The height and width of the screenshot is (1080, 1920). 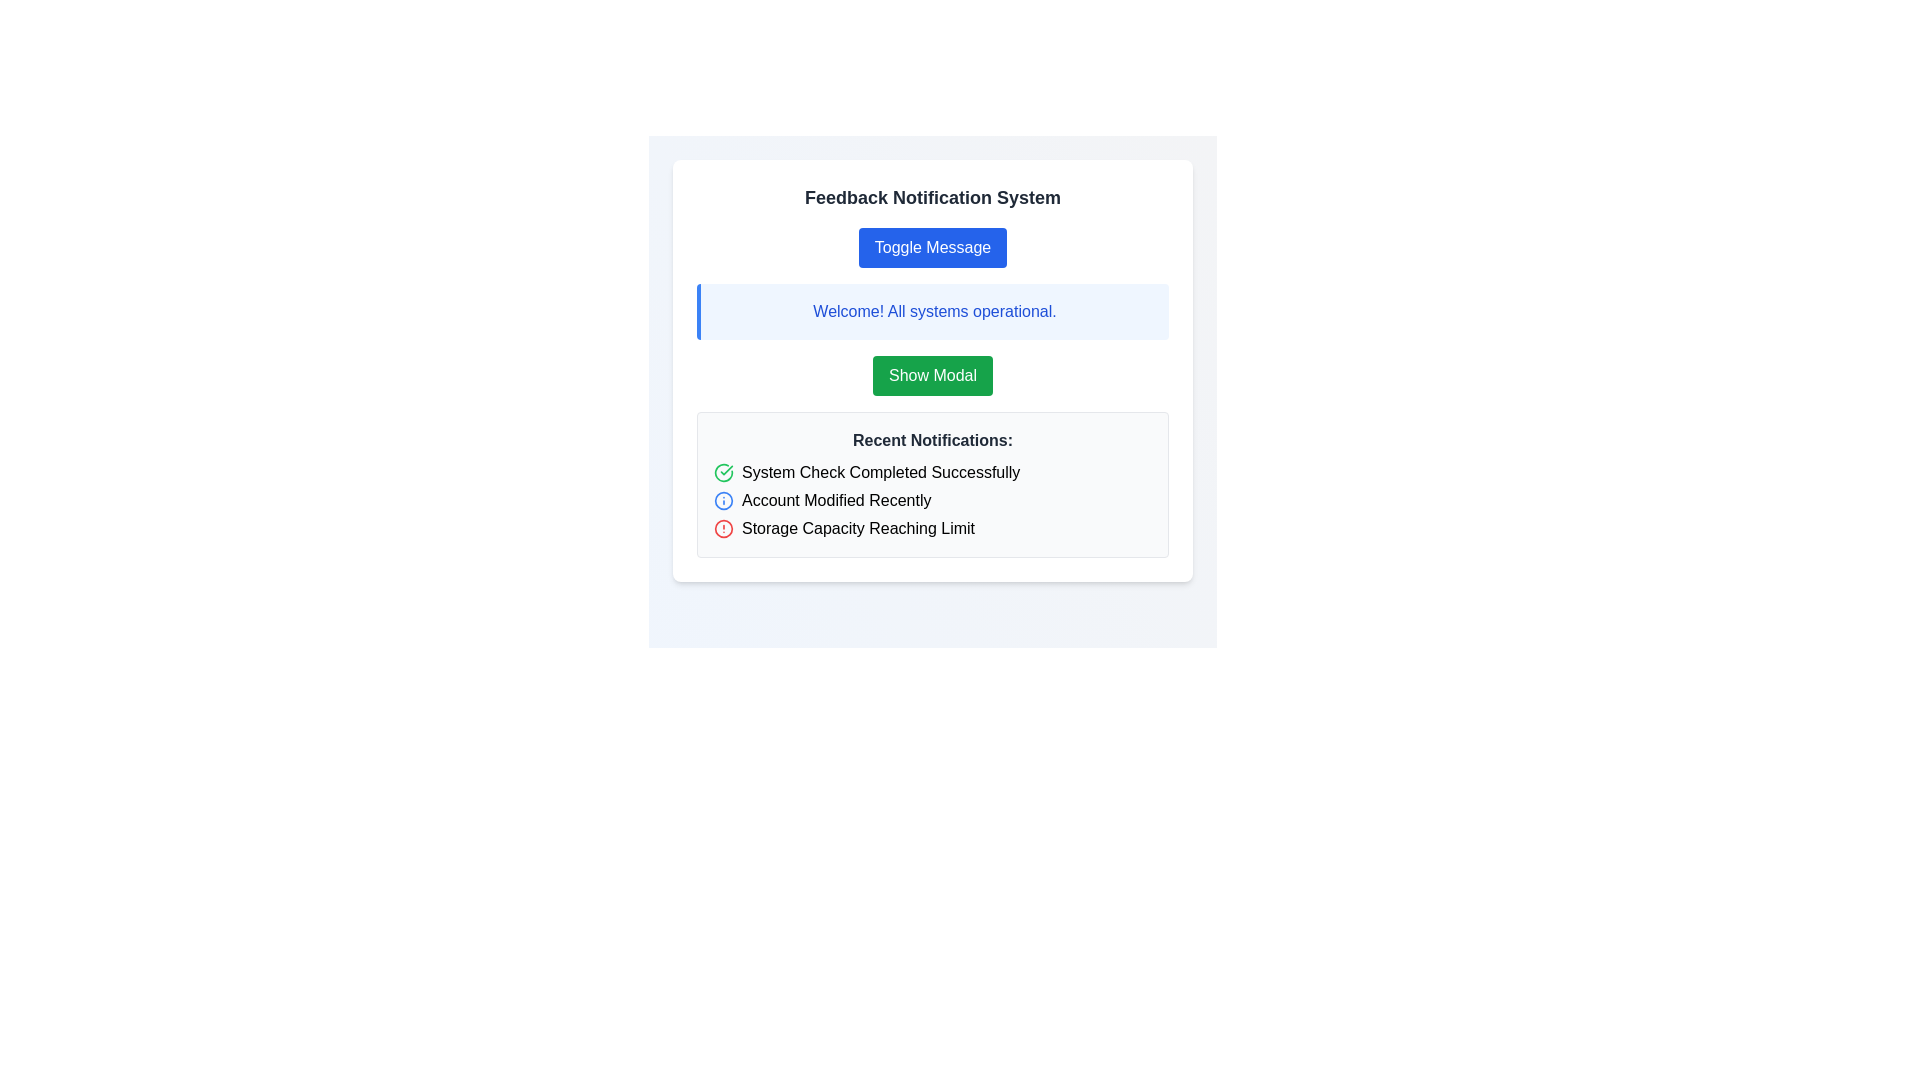 I want to click on the notification icon indicating 'Storage Capacity Reaching Limit' located to the left of the text in the 'Recent Notifications' section, so click(x=723, y=527).